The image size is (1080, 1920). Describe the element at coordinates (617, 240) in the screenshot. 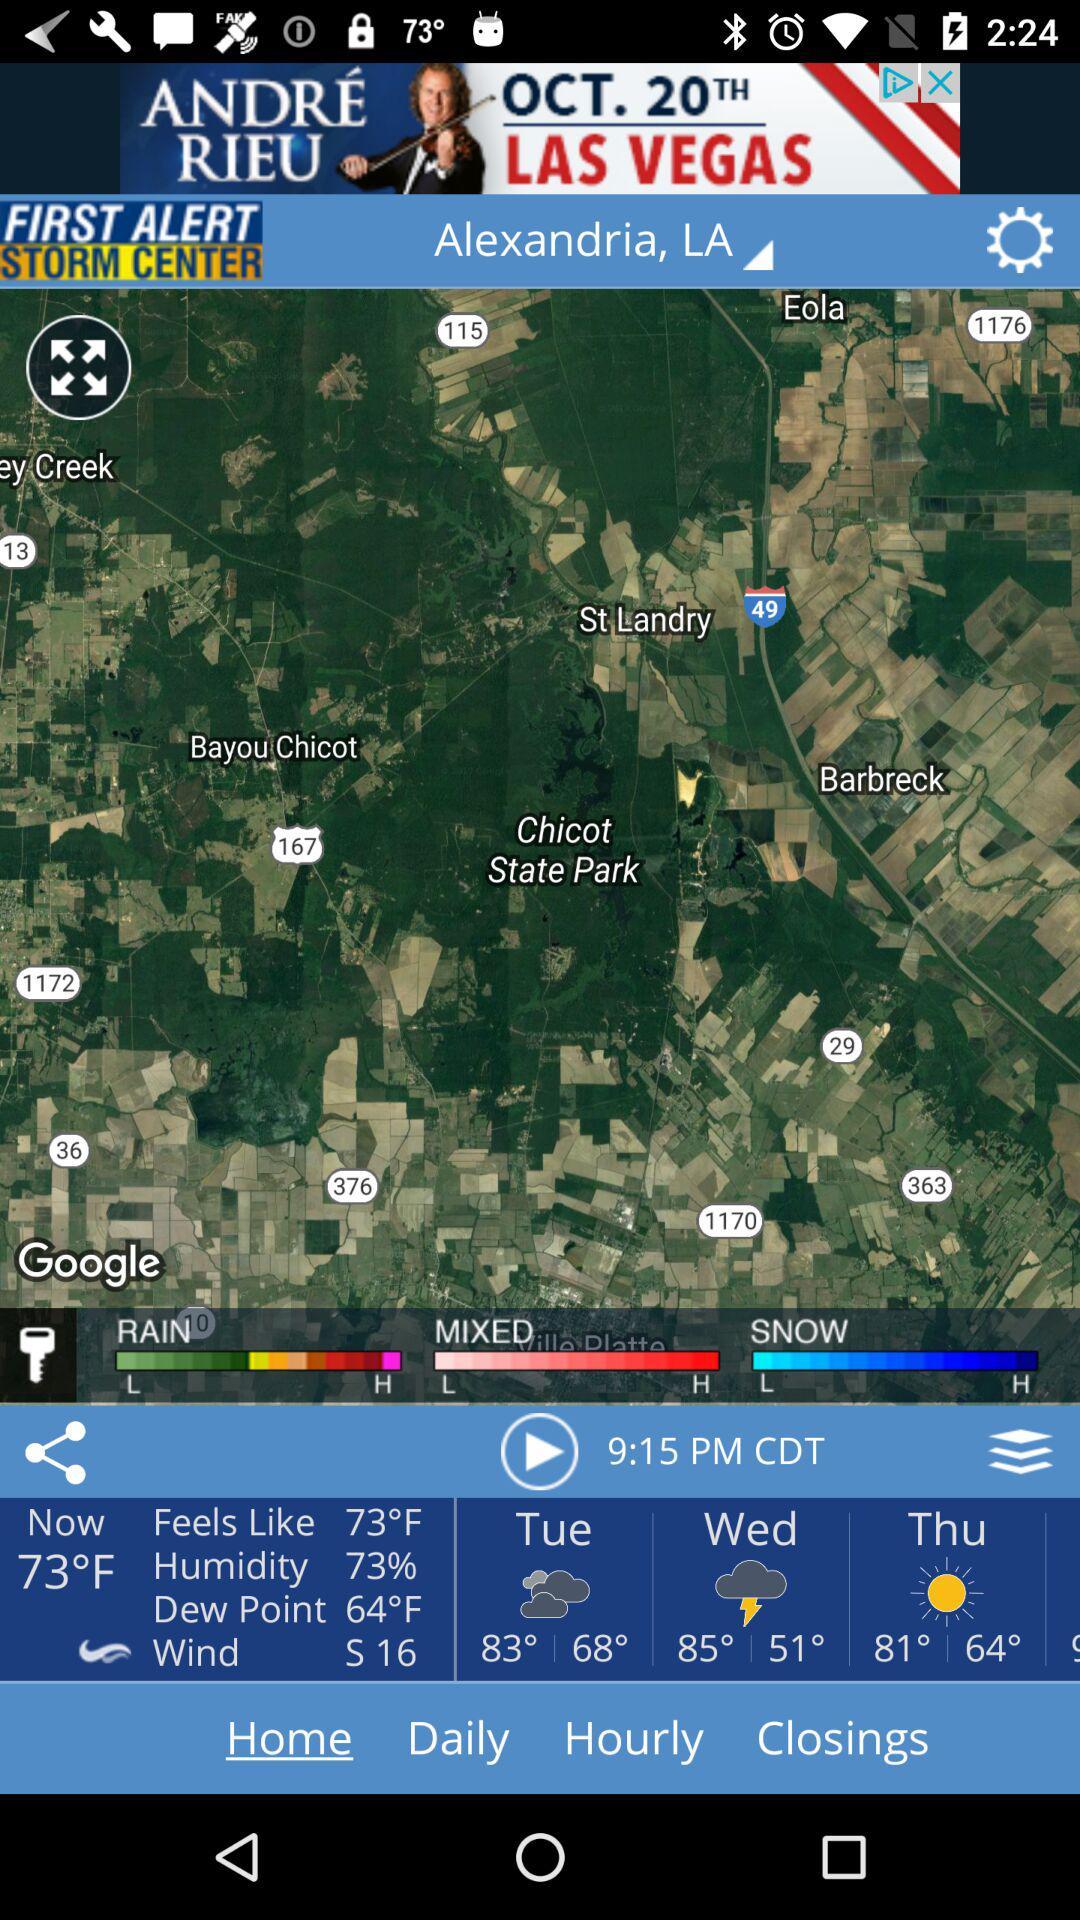

I see `tap on the option with text alexandria la` at that location.